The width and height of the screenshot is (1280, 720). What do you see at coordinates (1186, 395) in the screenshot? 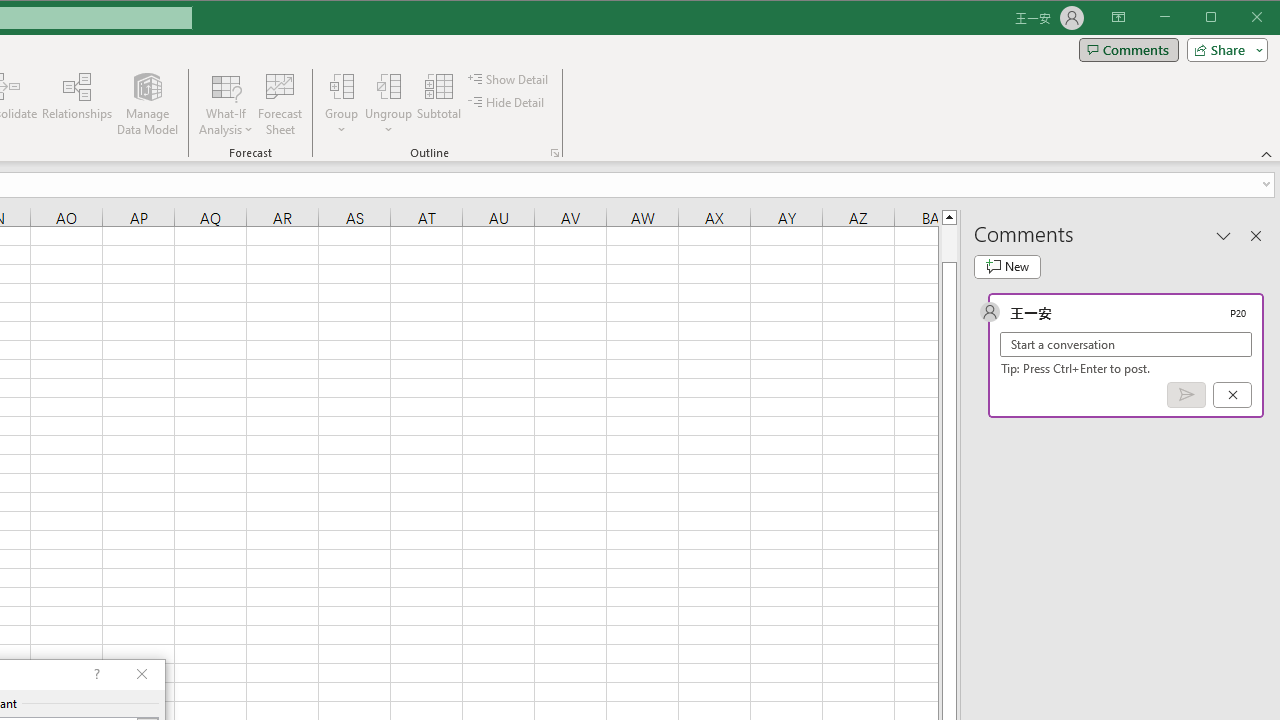
I see `'Post comment (Ctrl + Enter)'` at bounding box center [1186, 395].